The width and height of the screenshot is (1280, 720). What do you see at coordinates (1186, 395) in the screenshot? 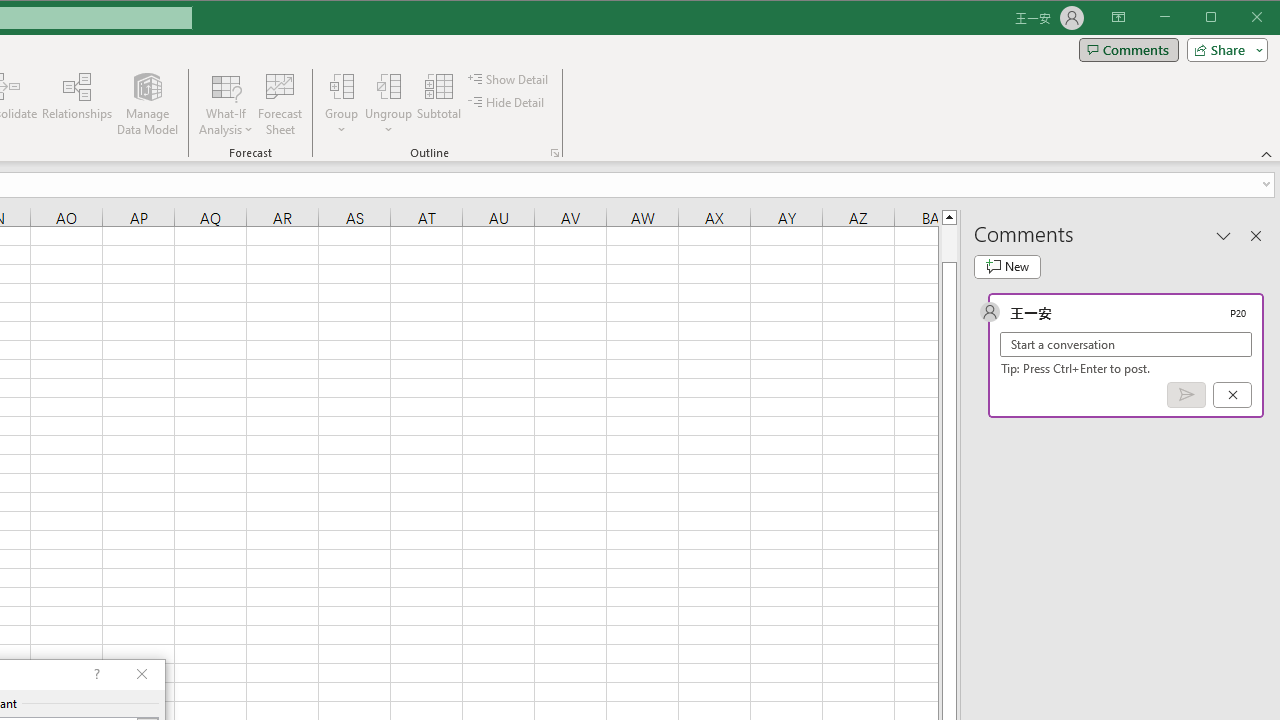
I see `'Post comment (Ctrl + Enter)'` at bounding box center [1186, 395].